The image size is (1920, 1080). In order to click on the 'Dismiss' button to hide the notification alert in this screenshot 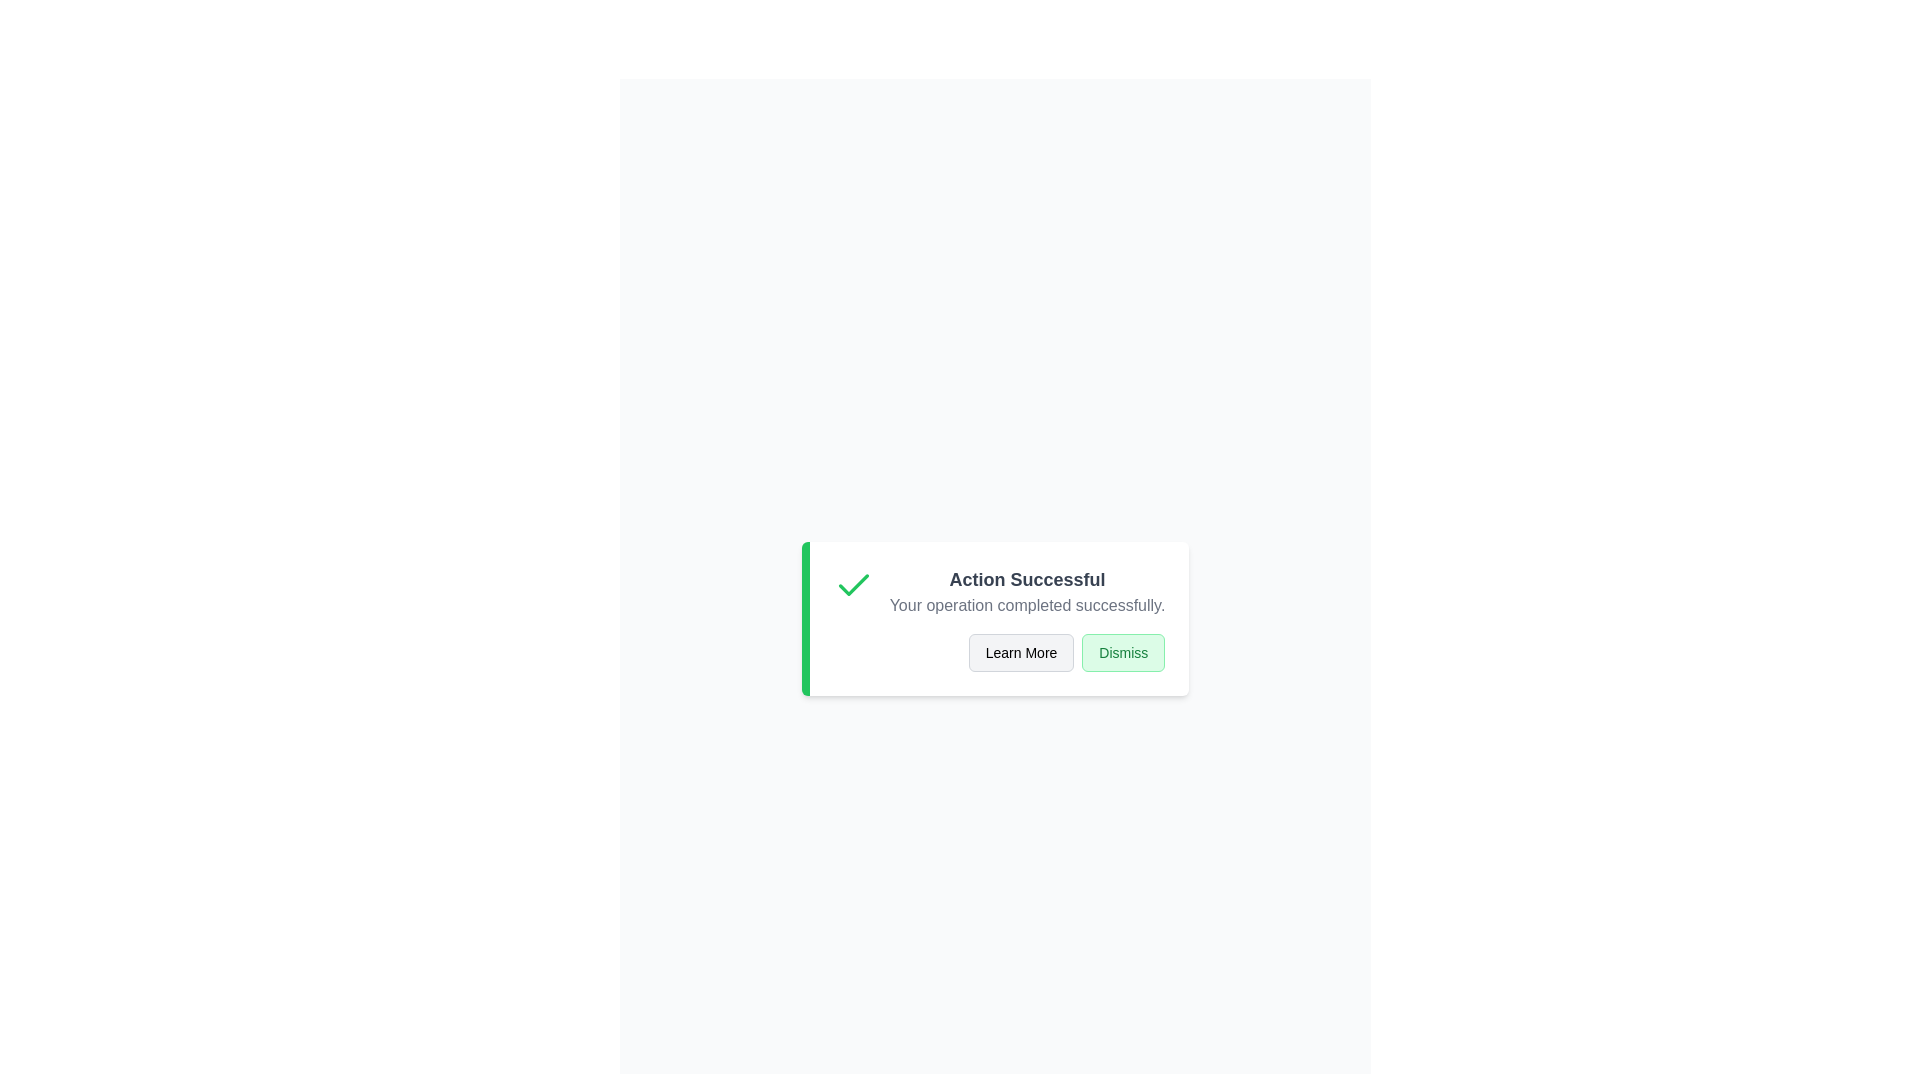, I will do `click(1123, 652)`.